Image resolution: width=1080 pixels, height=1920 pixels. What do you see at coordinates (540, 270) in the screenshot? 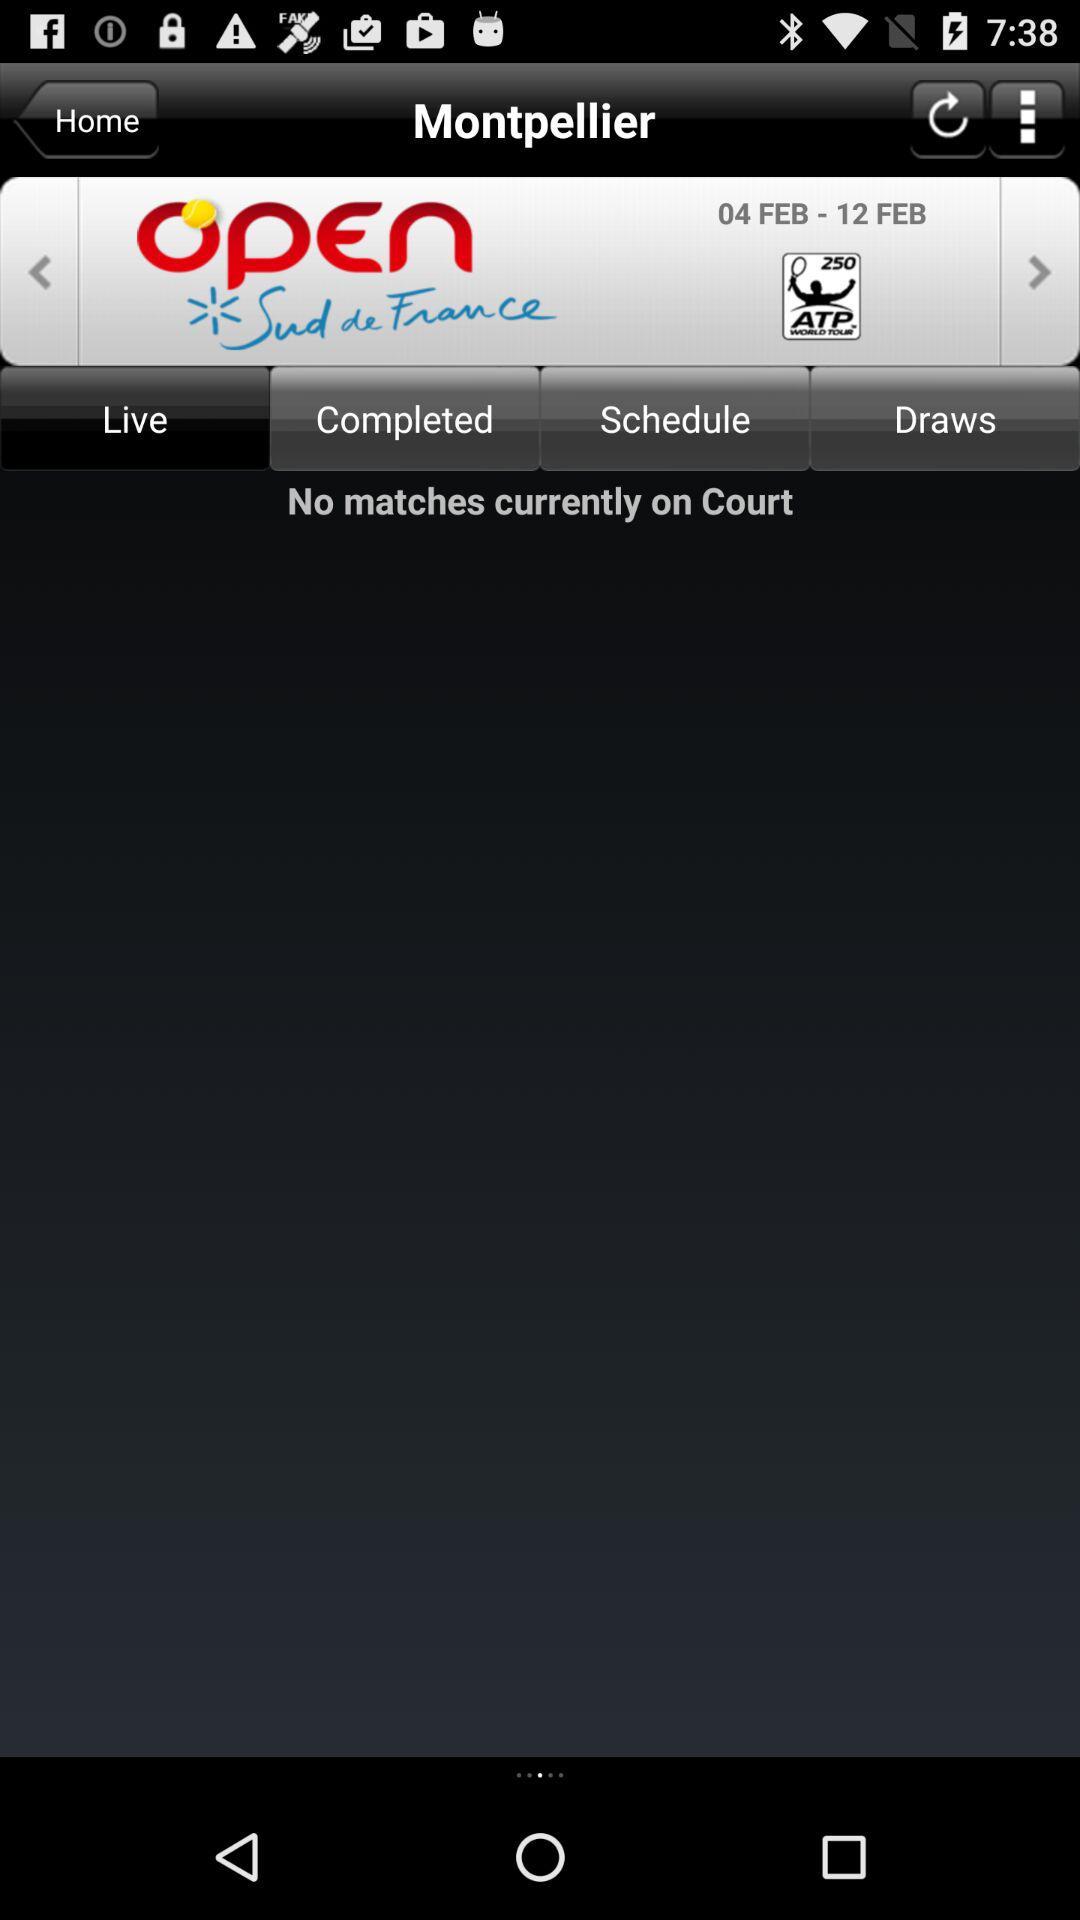
I see `the image above live` at bounding box center [540, 270].